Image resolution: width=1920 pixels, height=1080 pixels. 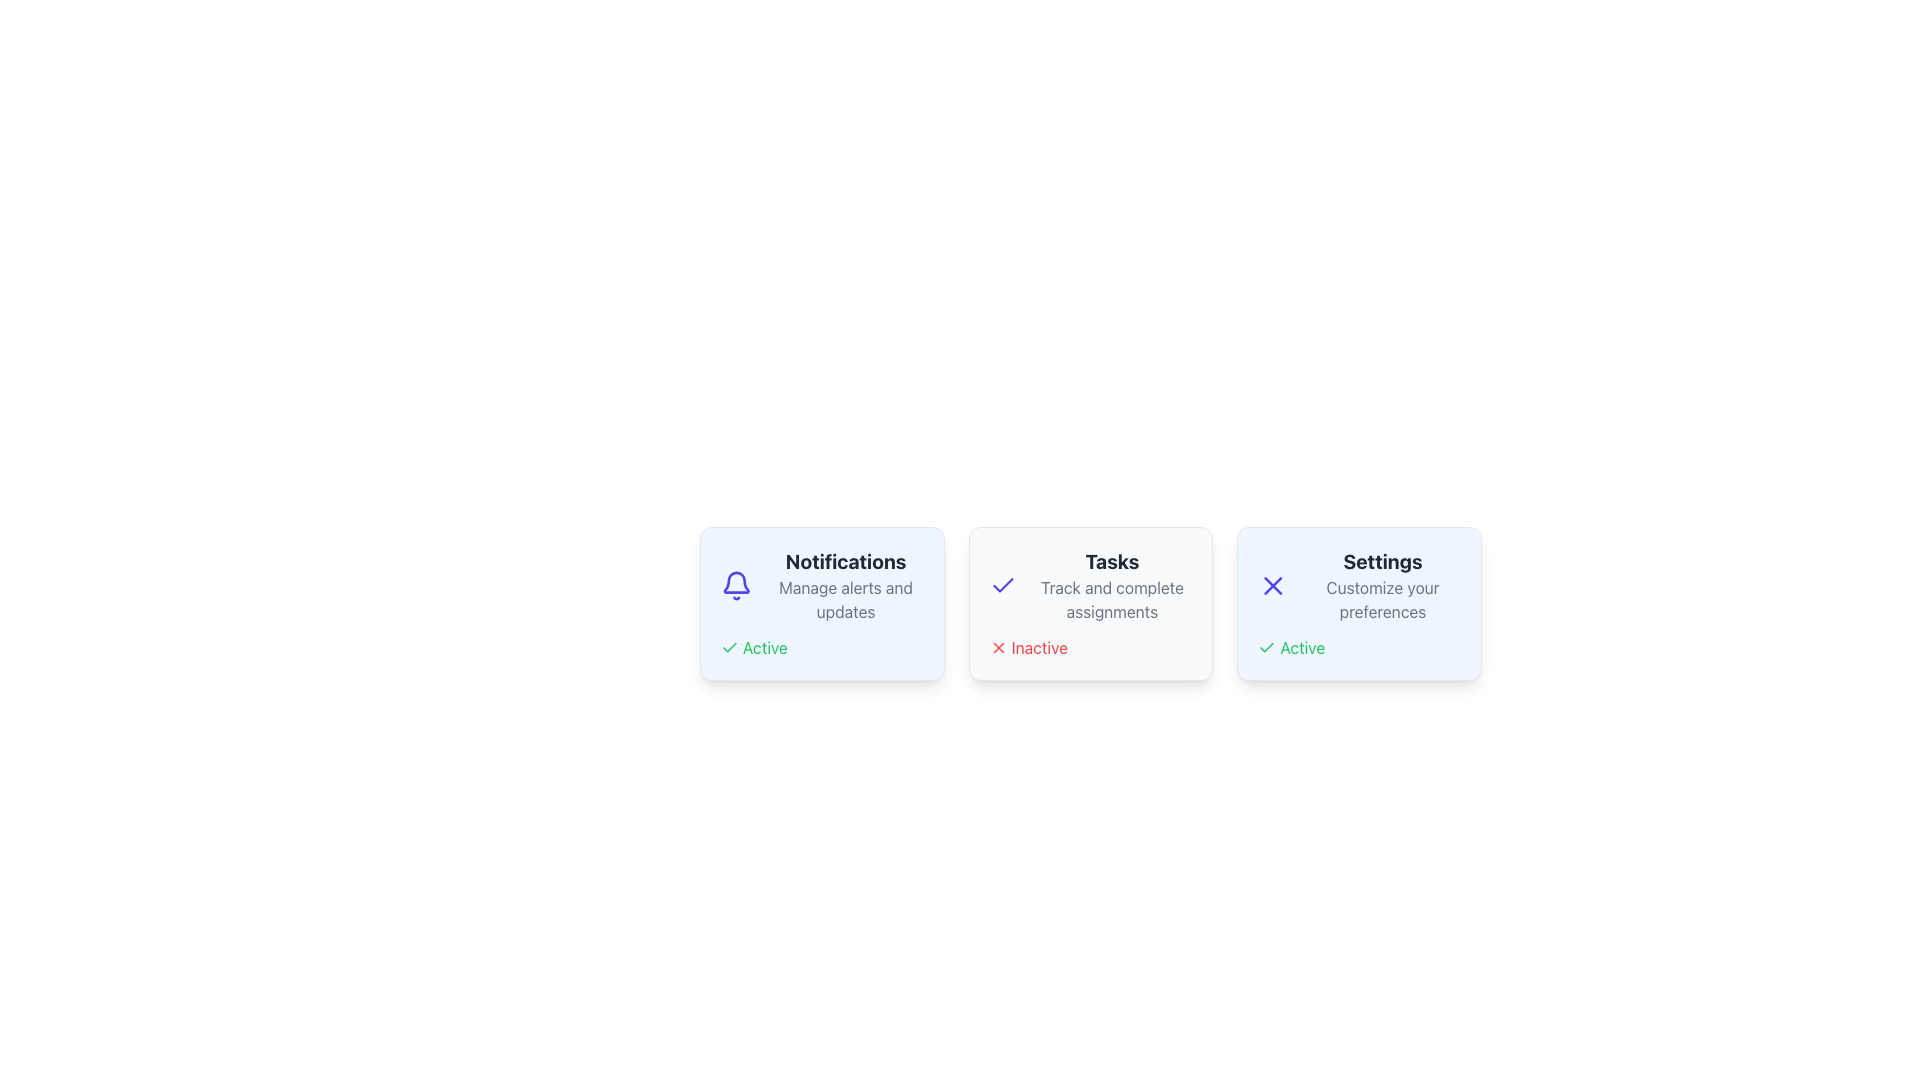 What do you see at coordinates (1359, 585) in the screenshot?
I see `information displayed in the 'Settings' text label located in the rightmost card of three horizontally aligned cards` at bounding box center [1359, 585].